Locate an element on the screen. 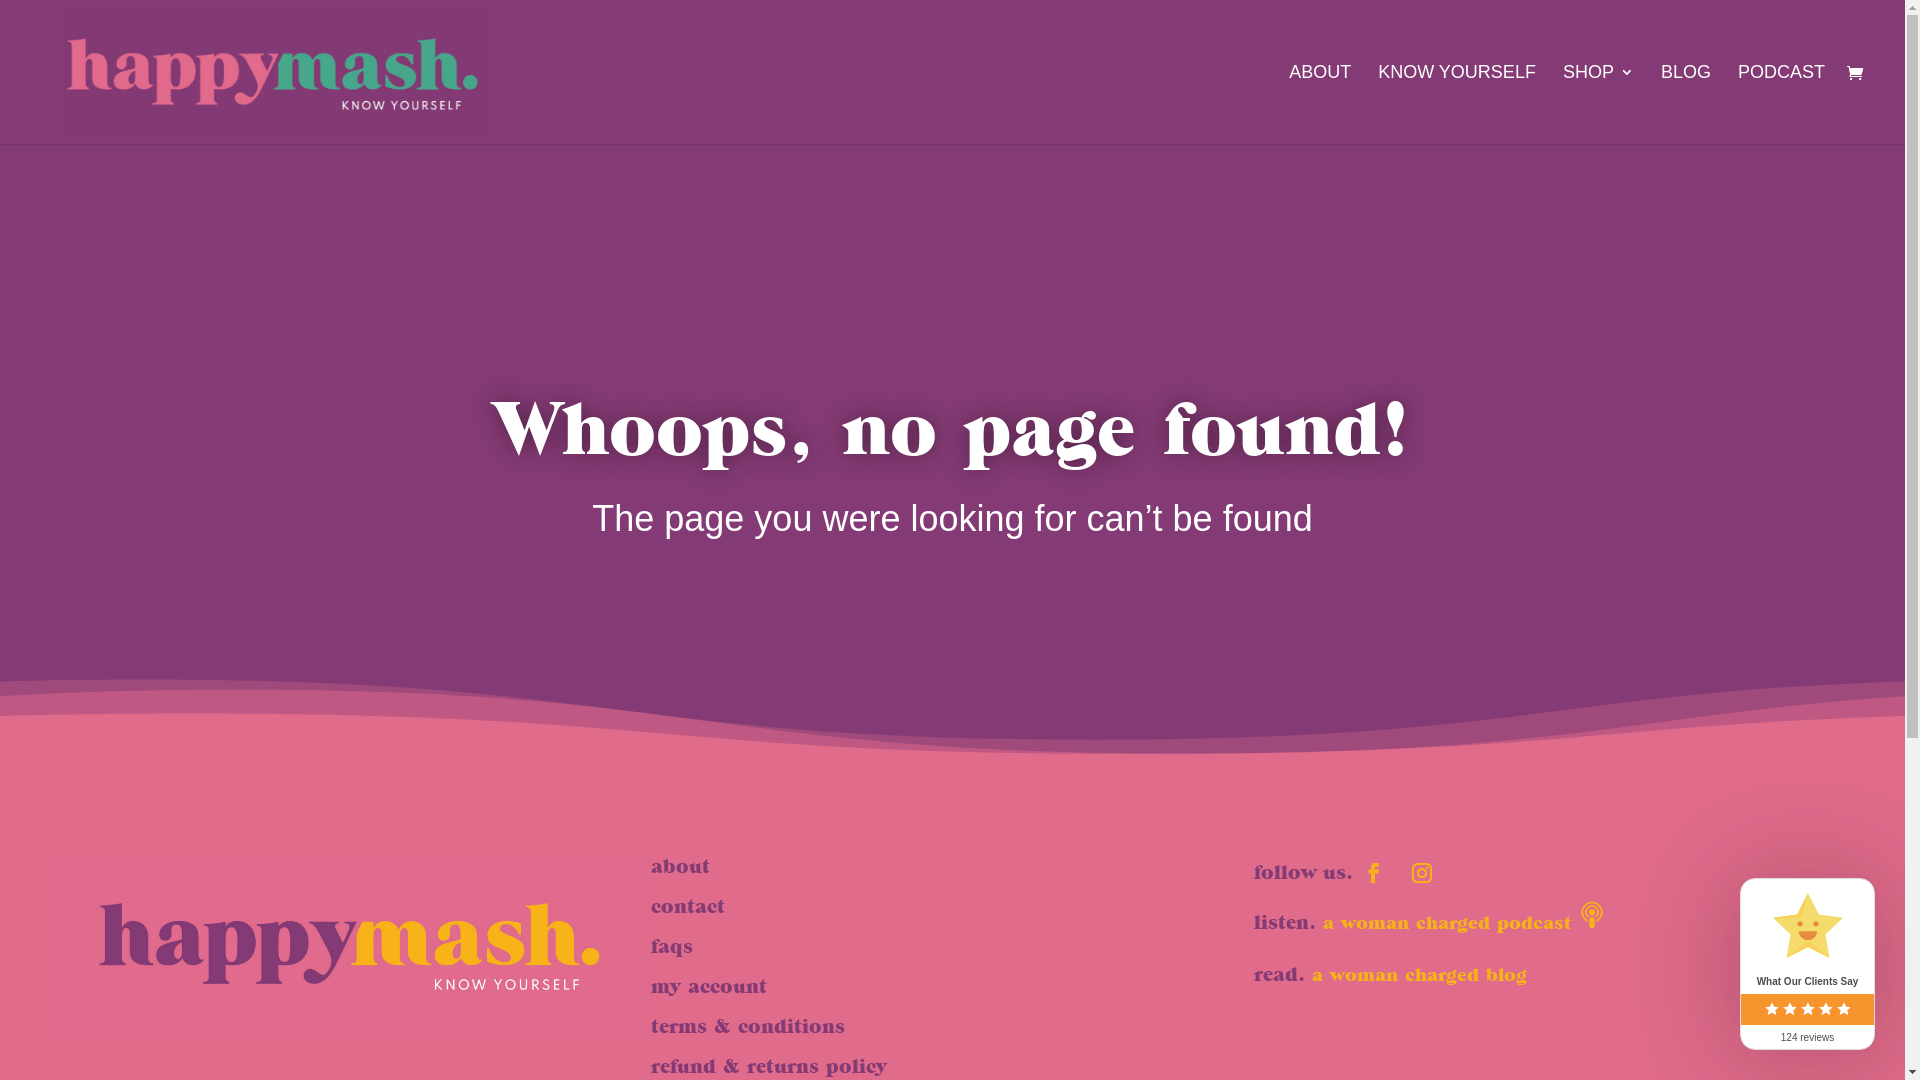  'a woman charged podcast' is located at coordinates (1446, 921).